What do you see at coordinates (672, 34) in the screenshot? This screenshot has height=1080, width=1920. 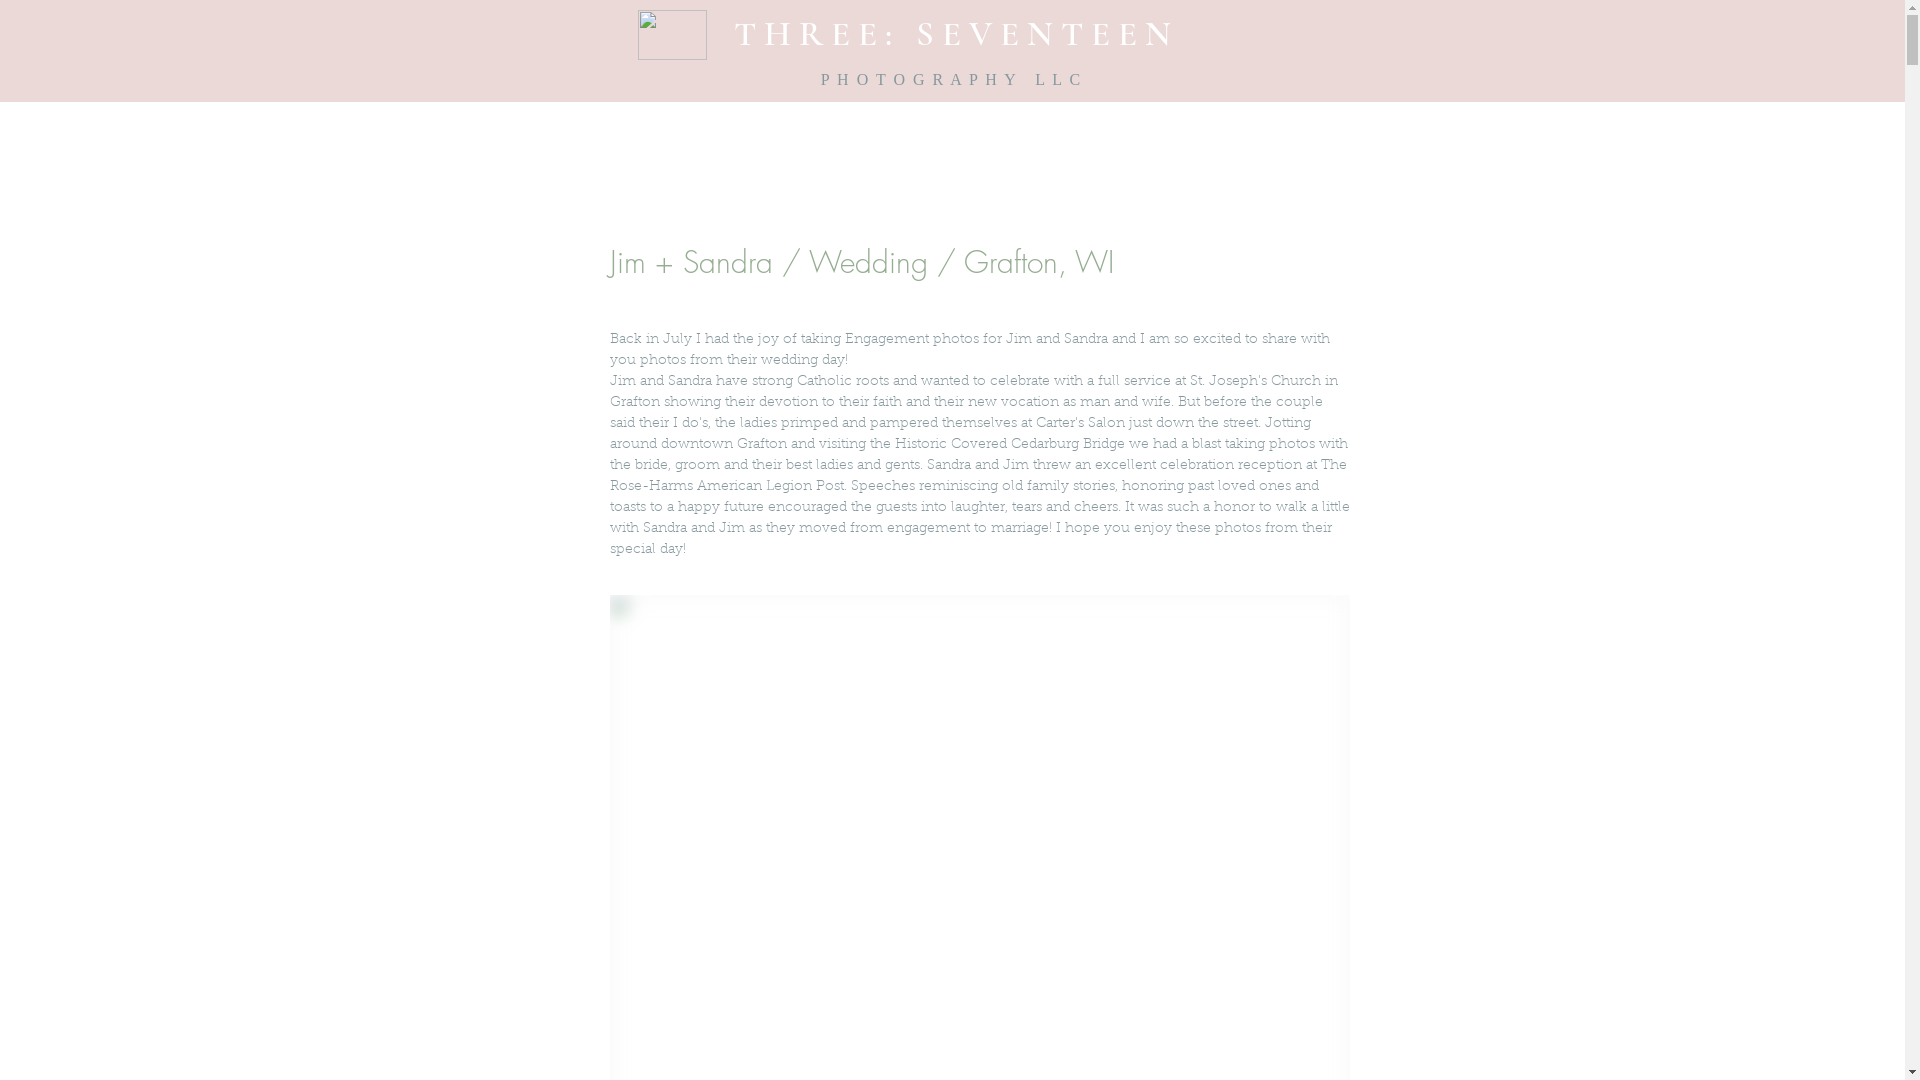 I see `'newTS.gif'` at bounding box center [672, 34].